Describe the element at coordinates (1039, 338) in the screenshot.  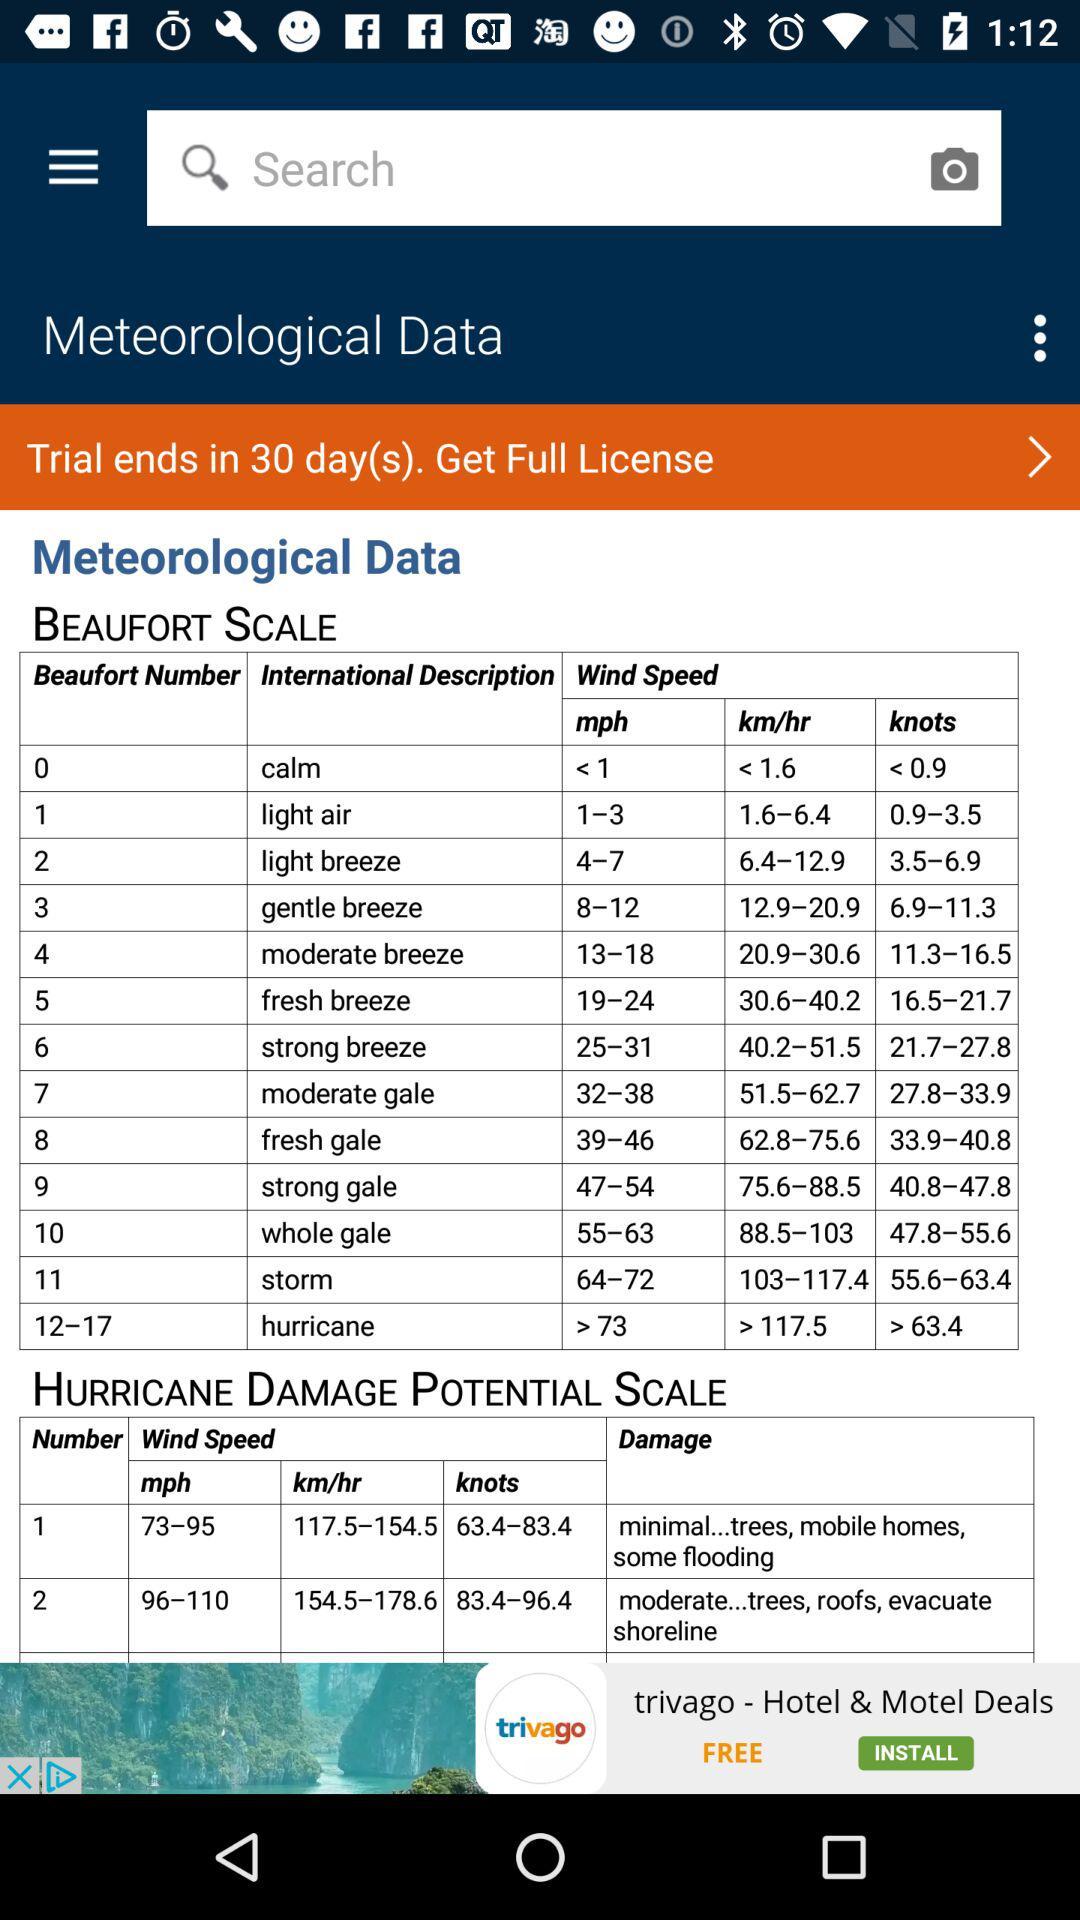
I see `more information` at that location.